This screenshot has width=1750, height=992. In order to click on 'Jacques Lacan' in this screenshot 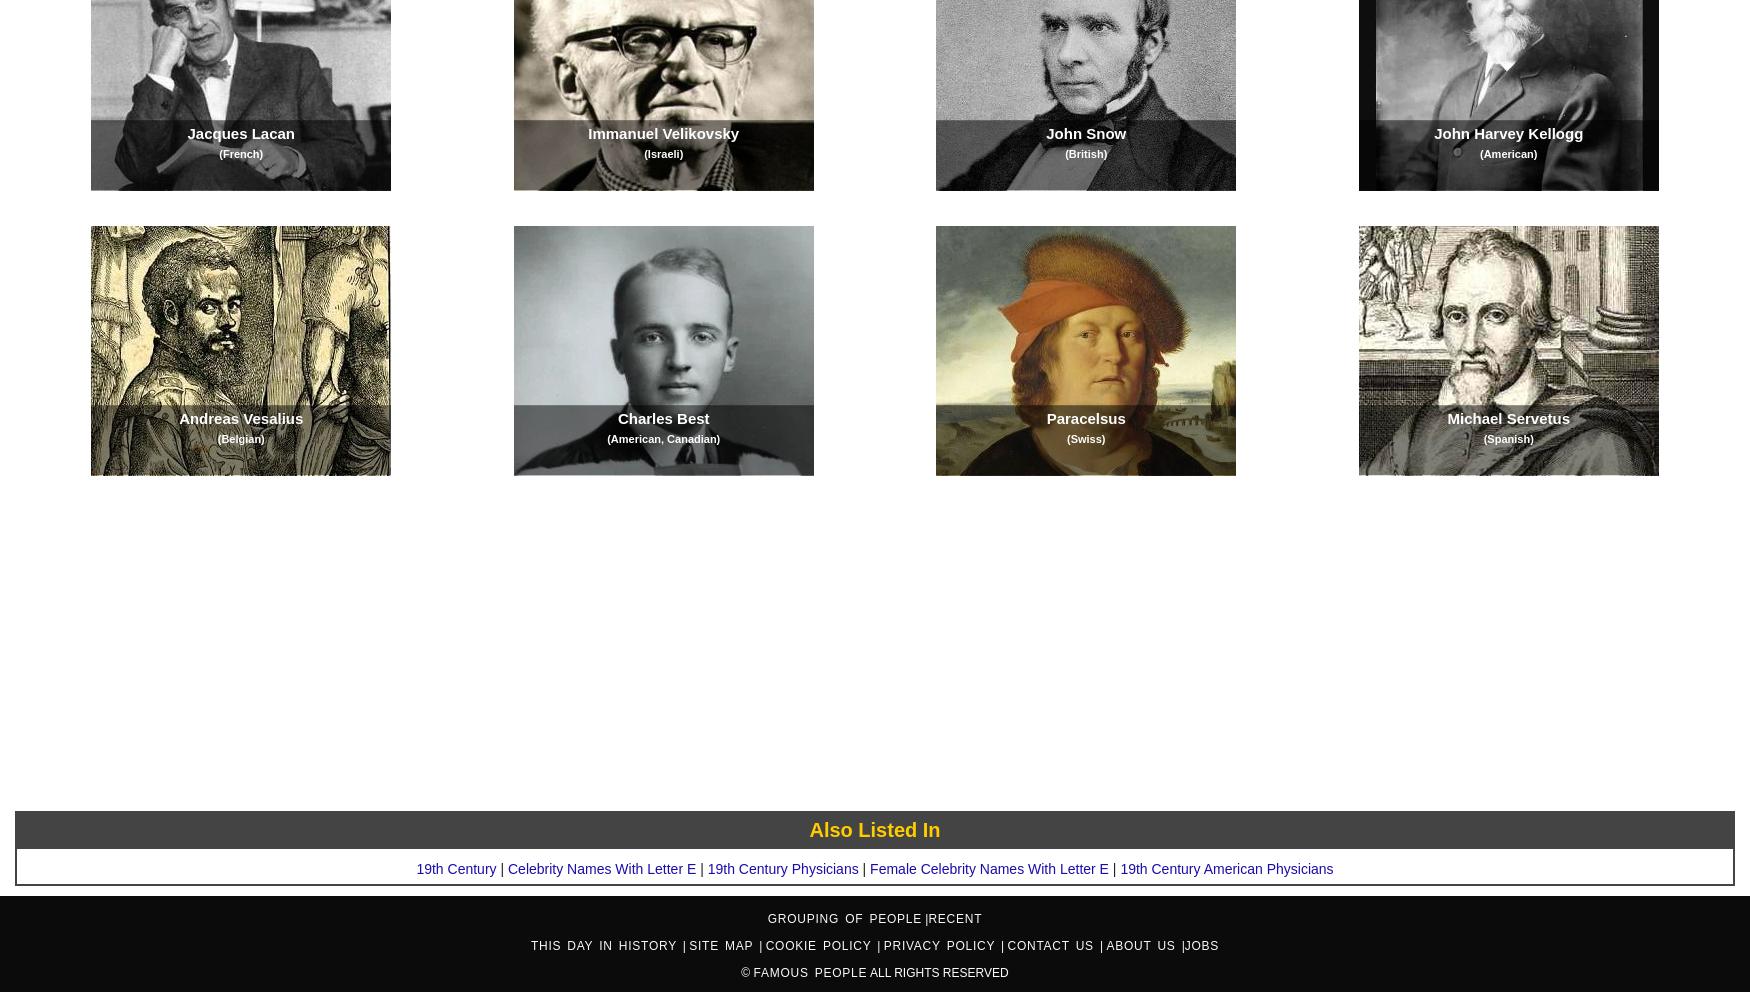, I will do `click(186, 133)`.